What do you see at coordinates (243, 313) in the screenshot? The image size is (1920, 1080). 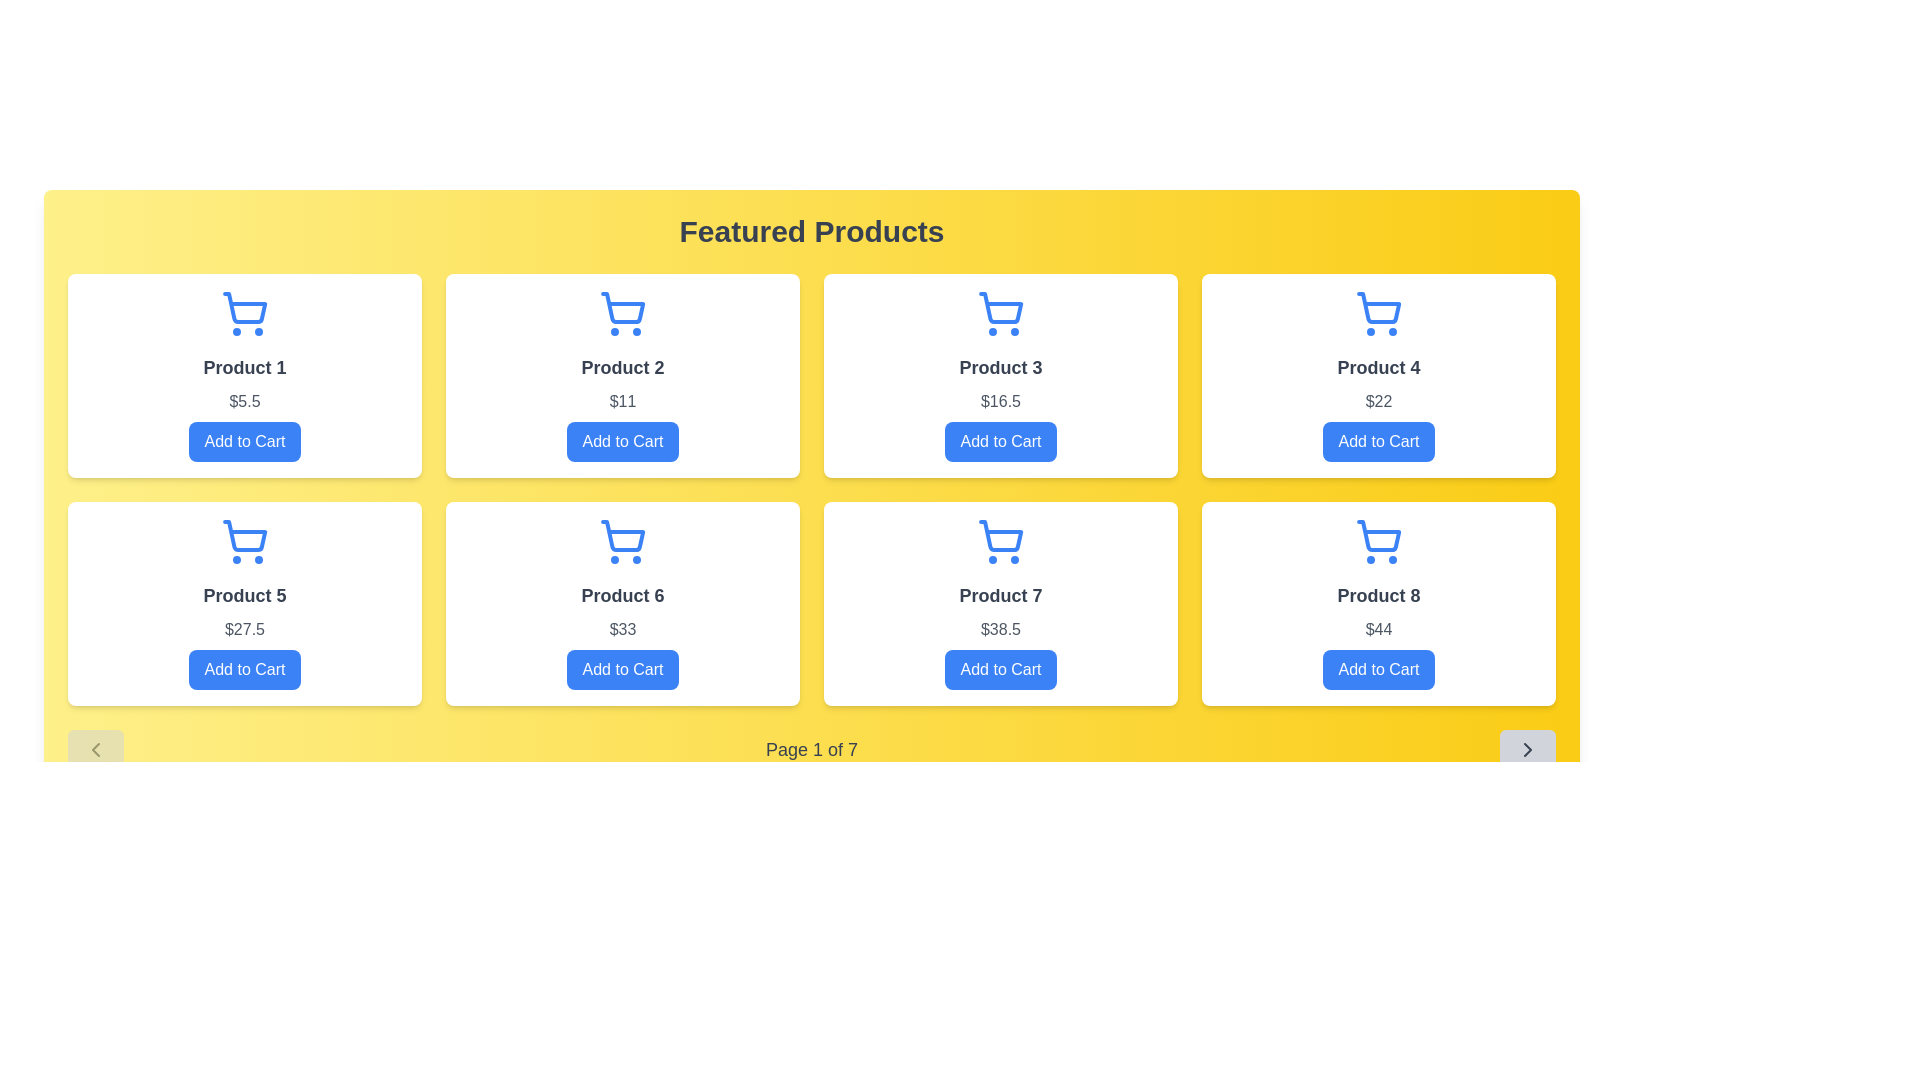 I see `the blue cart icon located at the top center of the 'Product 1' card, which is positioned above the product title and price` at bounding box center [243, 313].